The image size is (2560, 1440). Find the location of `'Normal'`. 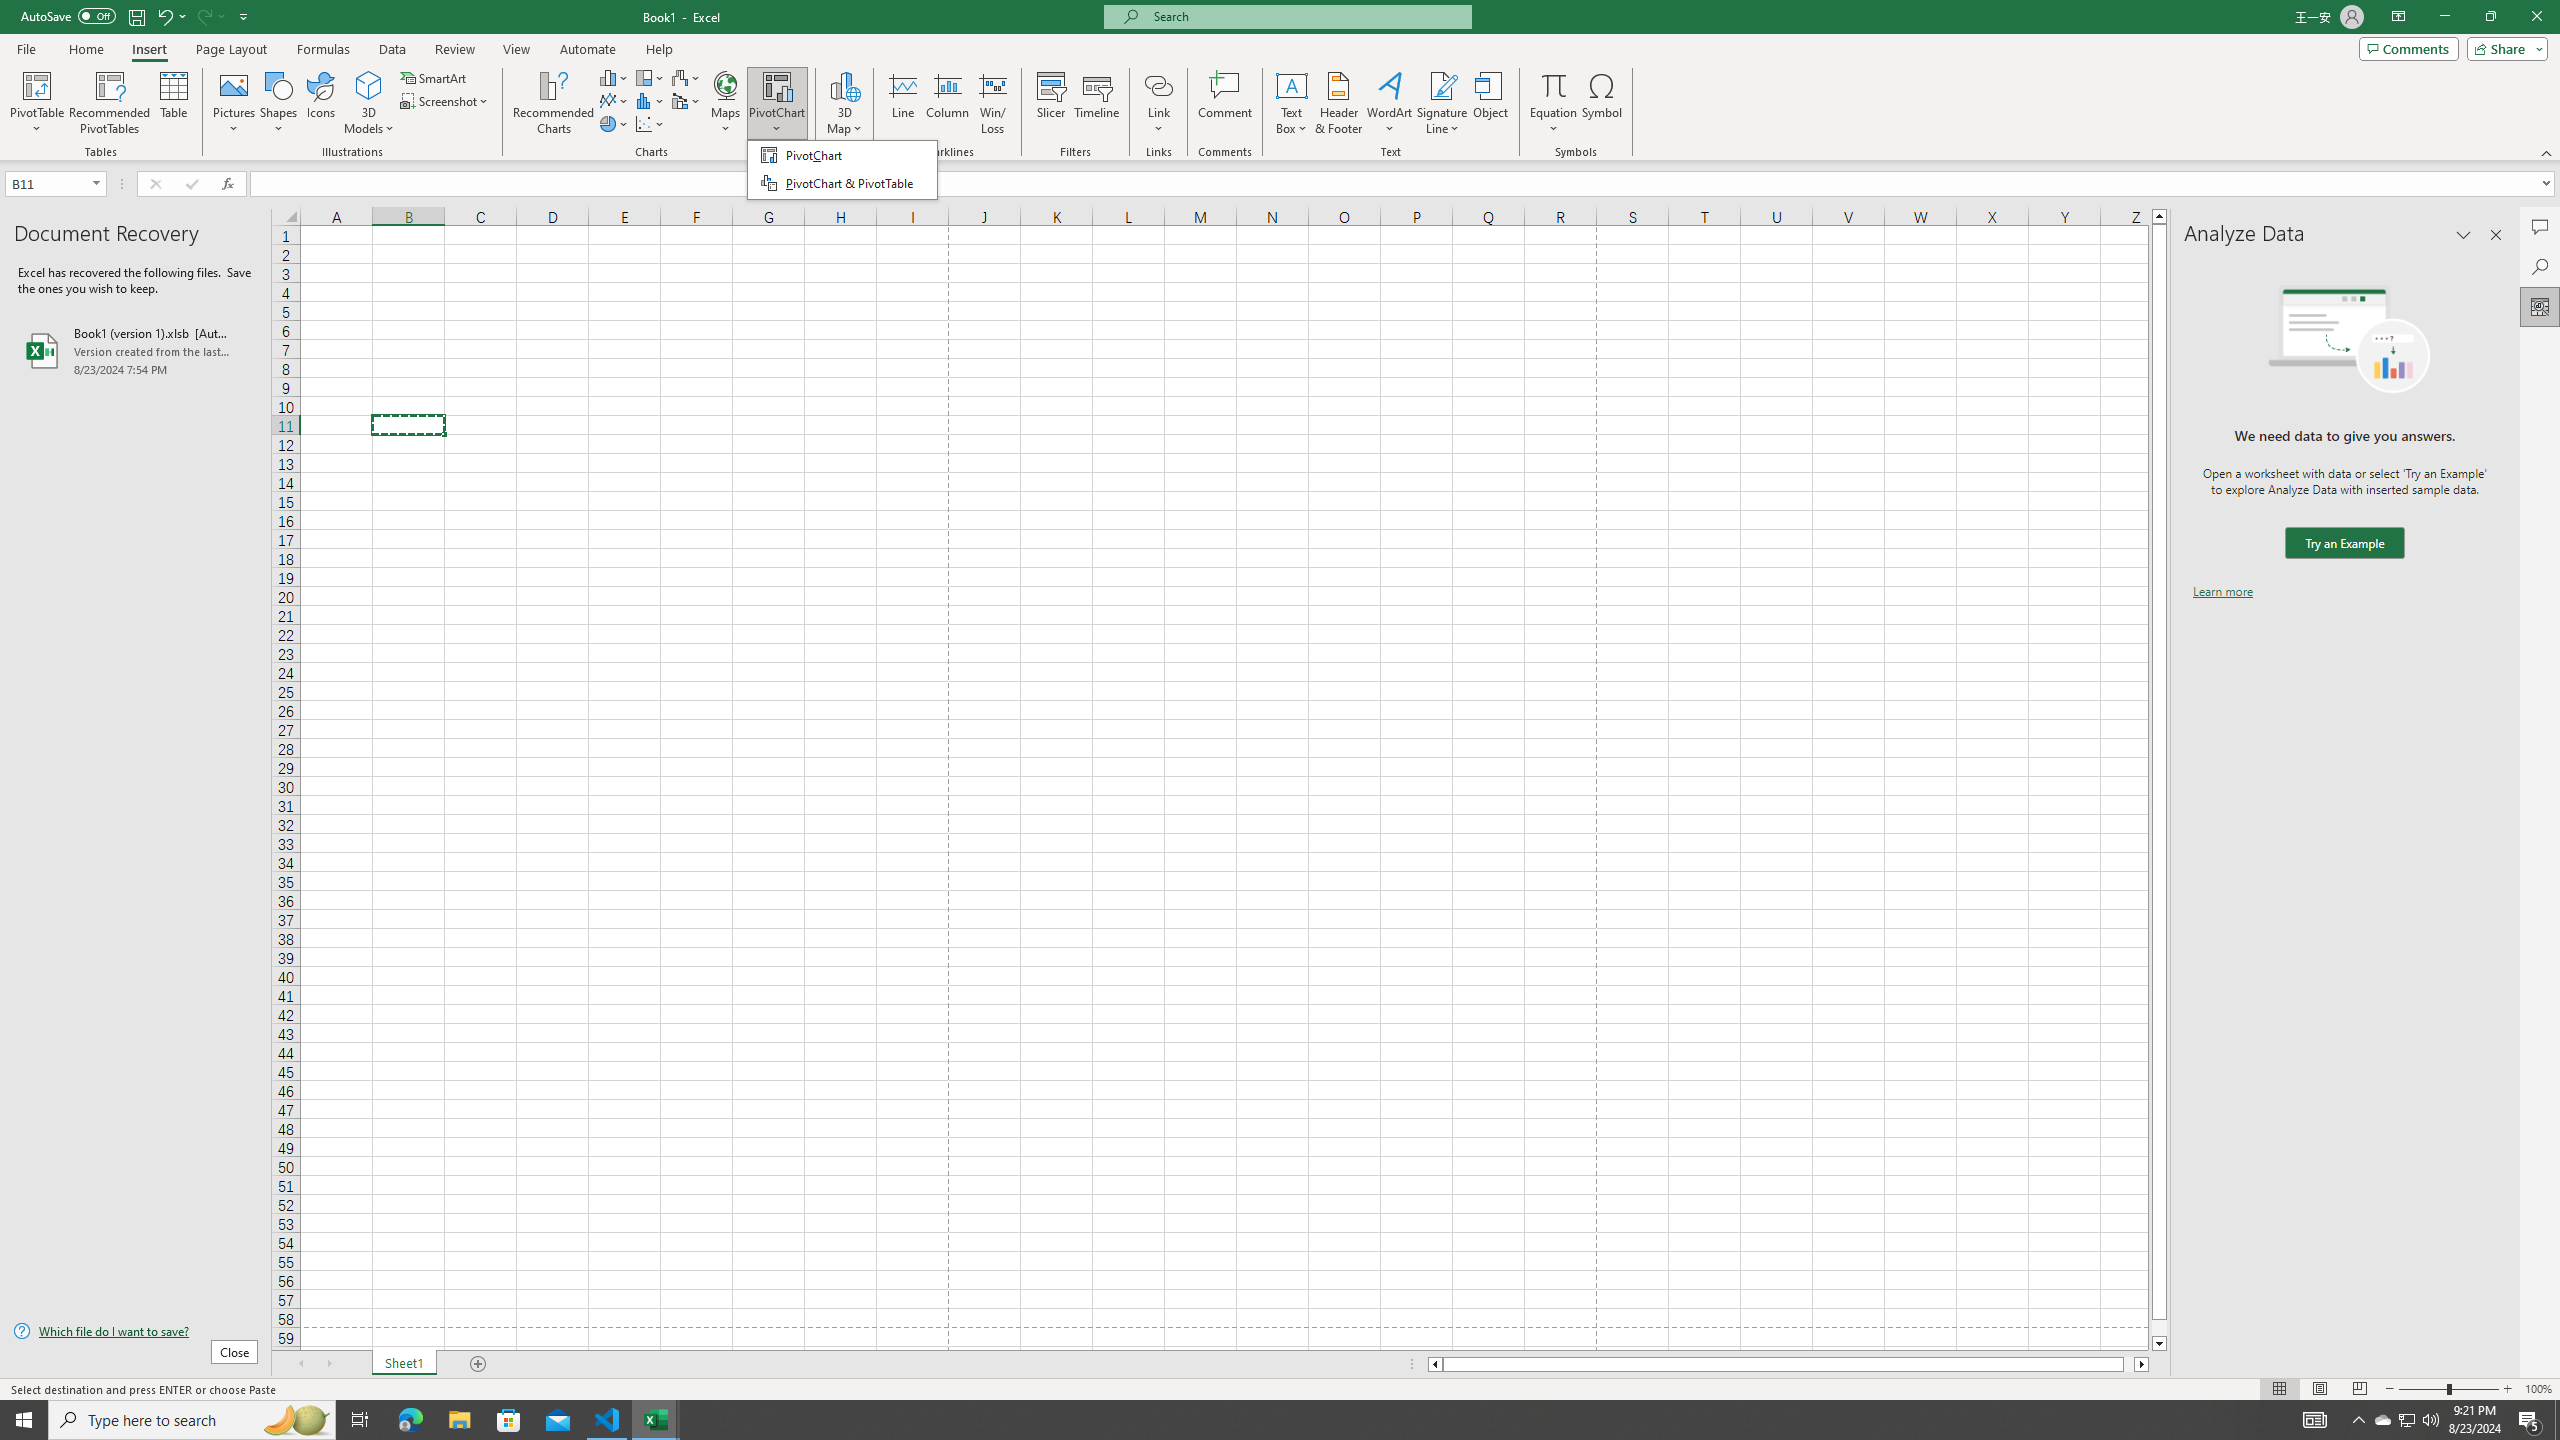

'Normal' is located at coordinates (2278, 1389).